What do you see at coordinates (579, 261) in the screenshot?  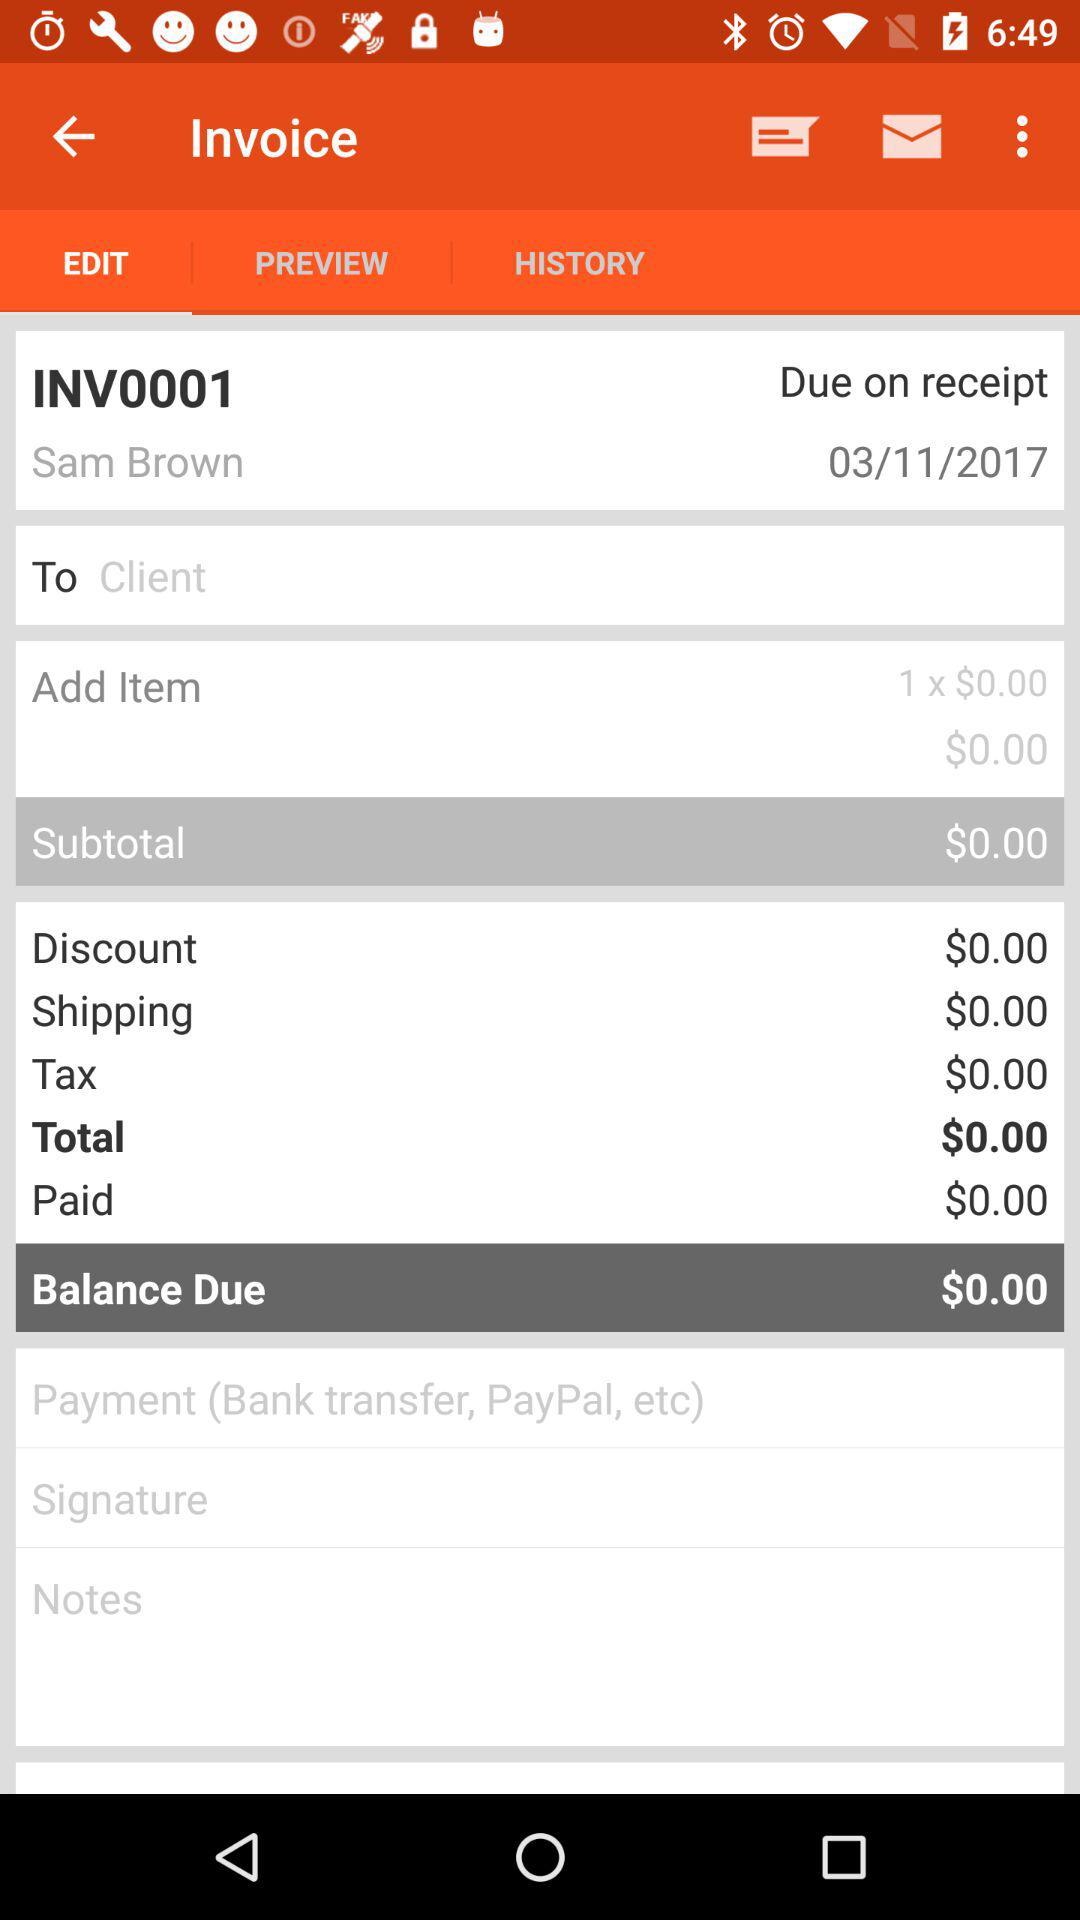 I see `the item next to the preview icon` at bounding box center [579, 261].